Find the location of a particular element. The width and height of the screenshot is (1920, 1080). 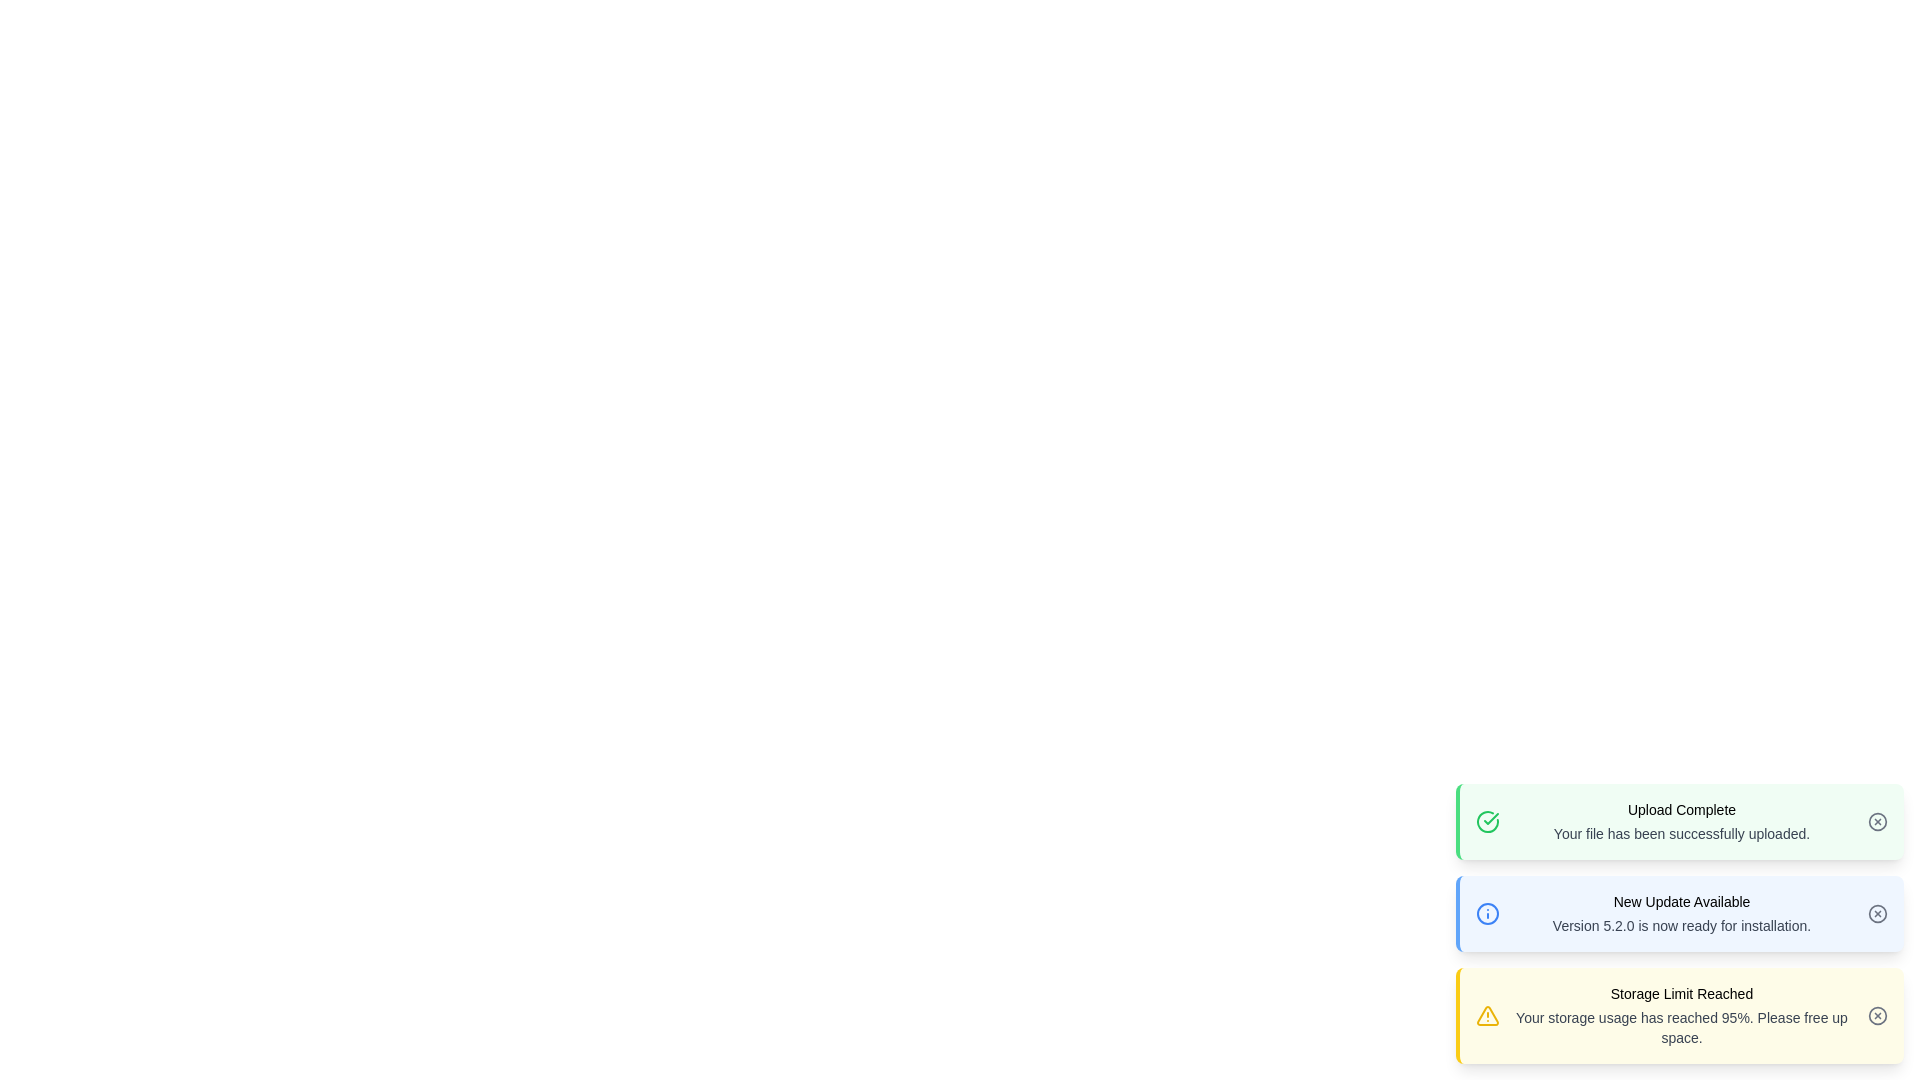

the text area displaying 'Upload Complete' and 'Your file has been successfully uploaded.' in a light green background, located at the top of the notification card is located at coordinates (1680, 821).